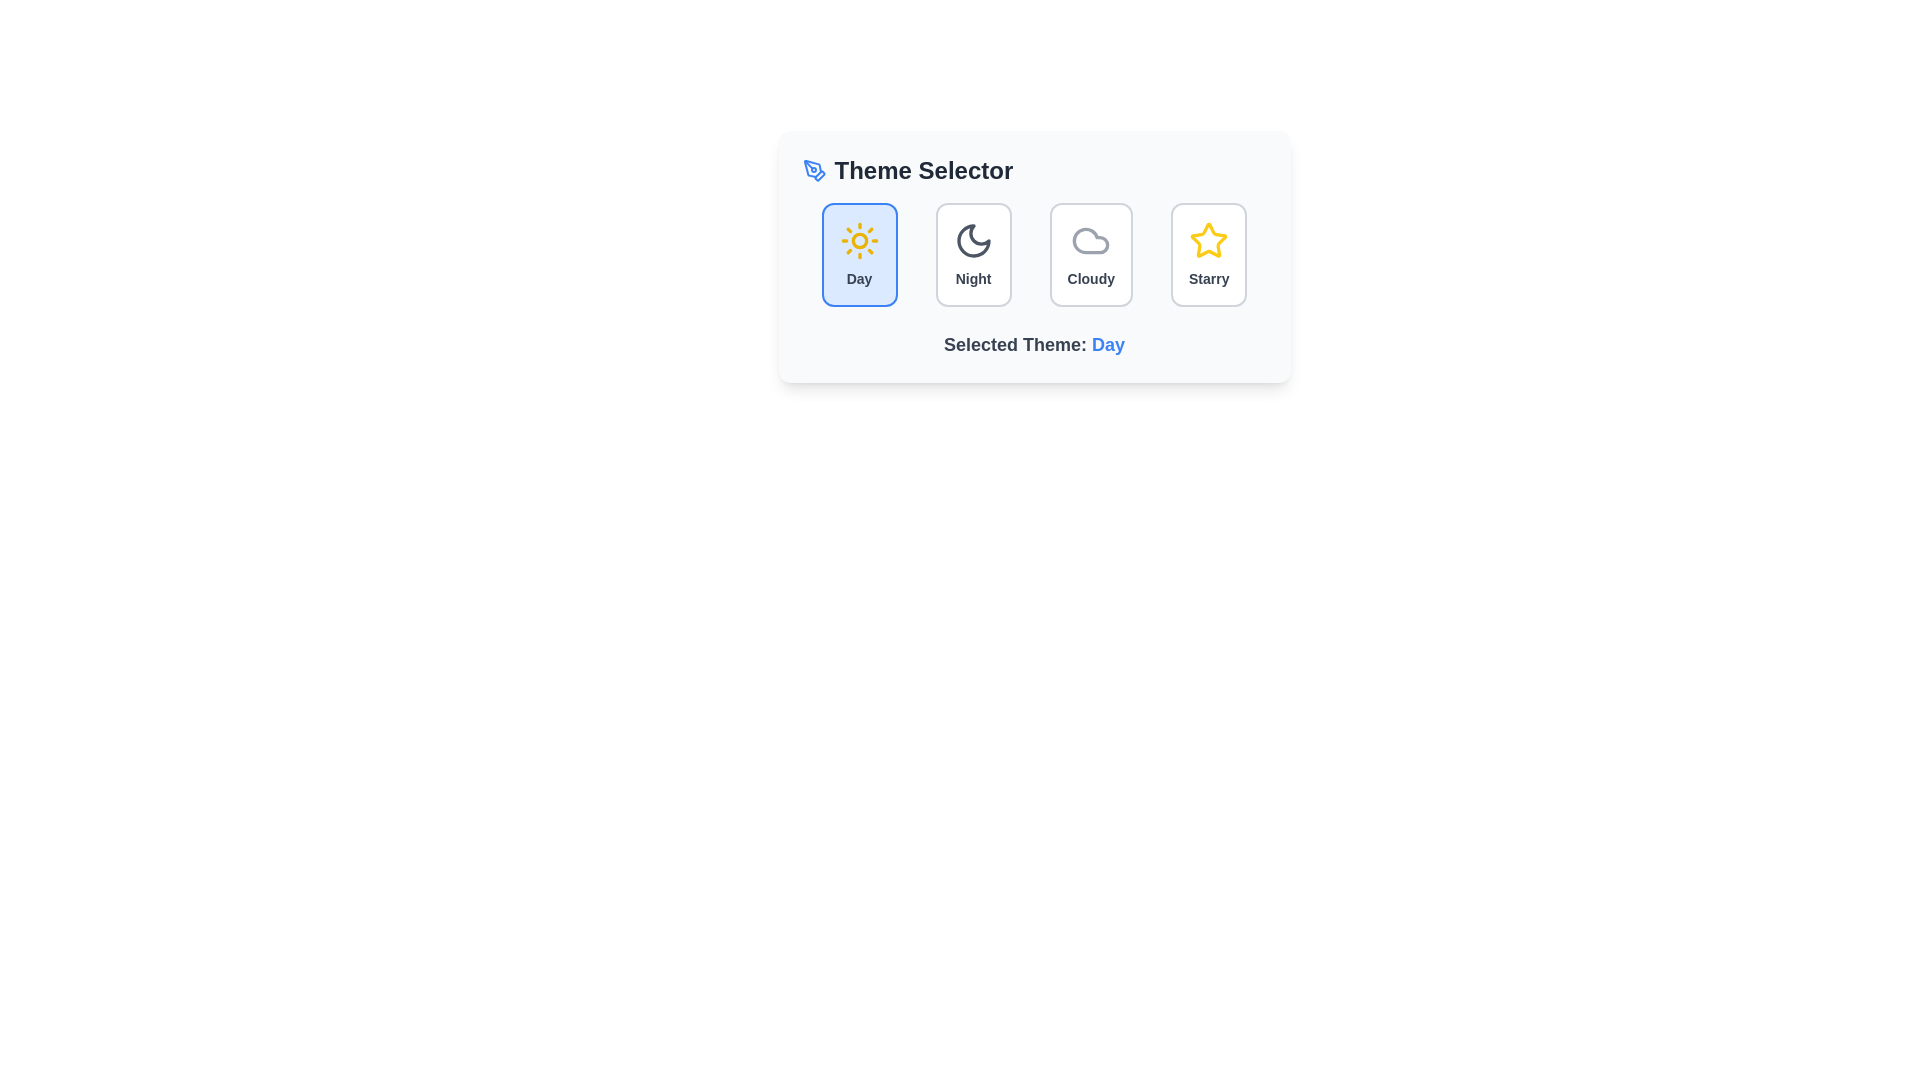  What do you see at coordinates (973, 278) in the screenshot?
I see `the 'Night' label text in the theme selector component, which is located in the second card of a horizontal group of four cards, positioned between 'Day' and 'Cloudy'` at bounding box center [973, 278].